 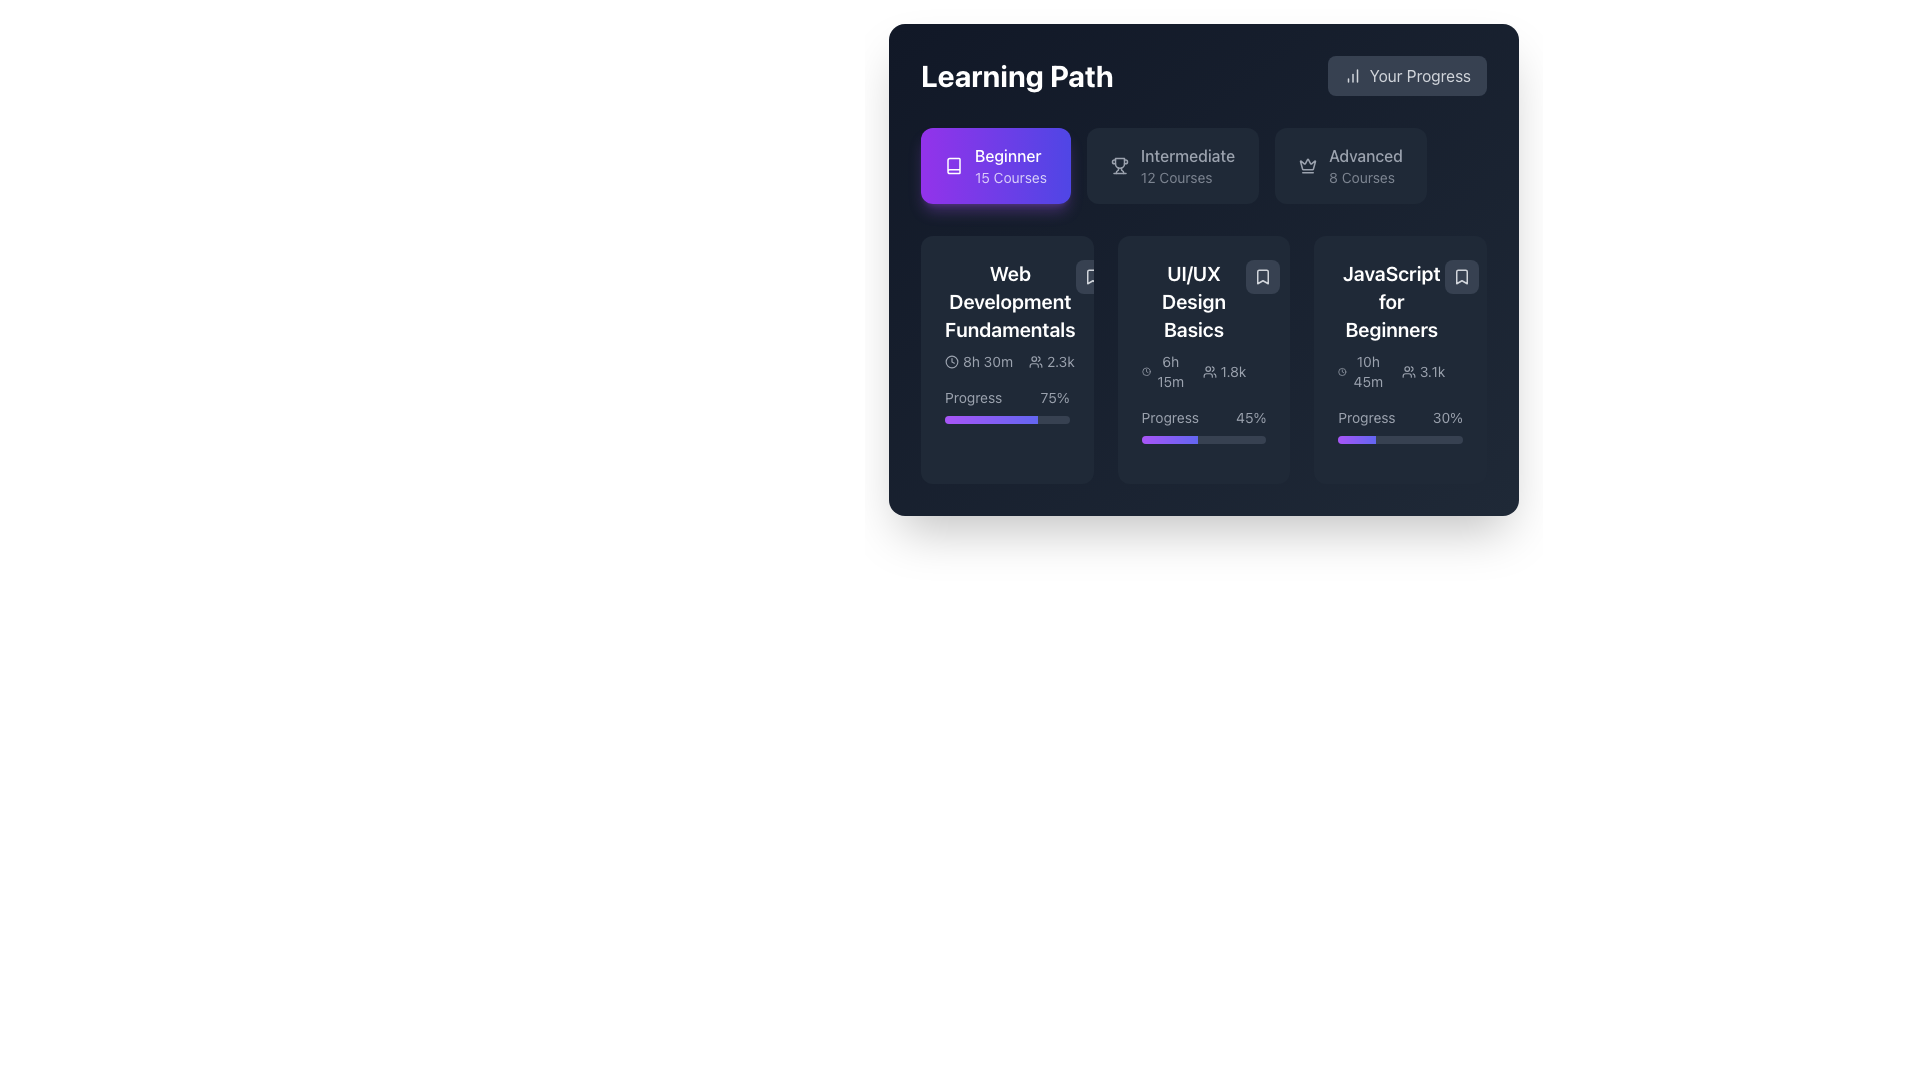 What do you see at coordinates (1365, 176) in the screenshot?
I see `the text label that provides the count of courses in the 'Advanced' category, located below the 'Advanced' title in the top-right of the grouped skill levels` at bounding box center [1365, 176].